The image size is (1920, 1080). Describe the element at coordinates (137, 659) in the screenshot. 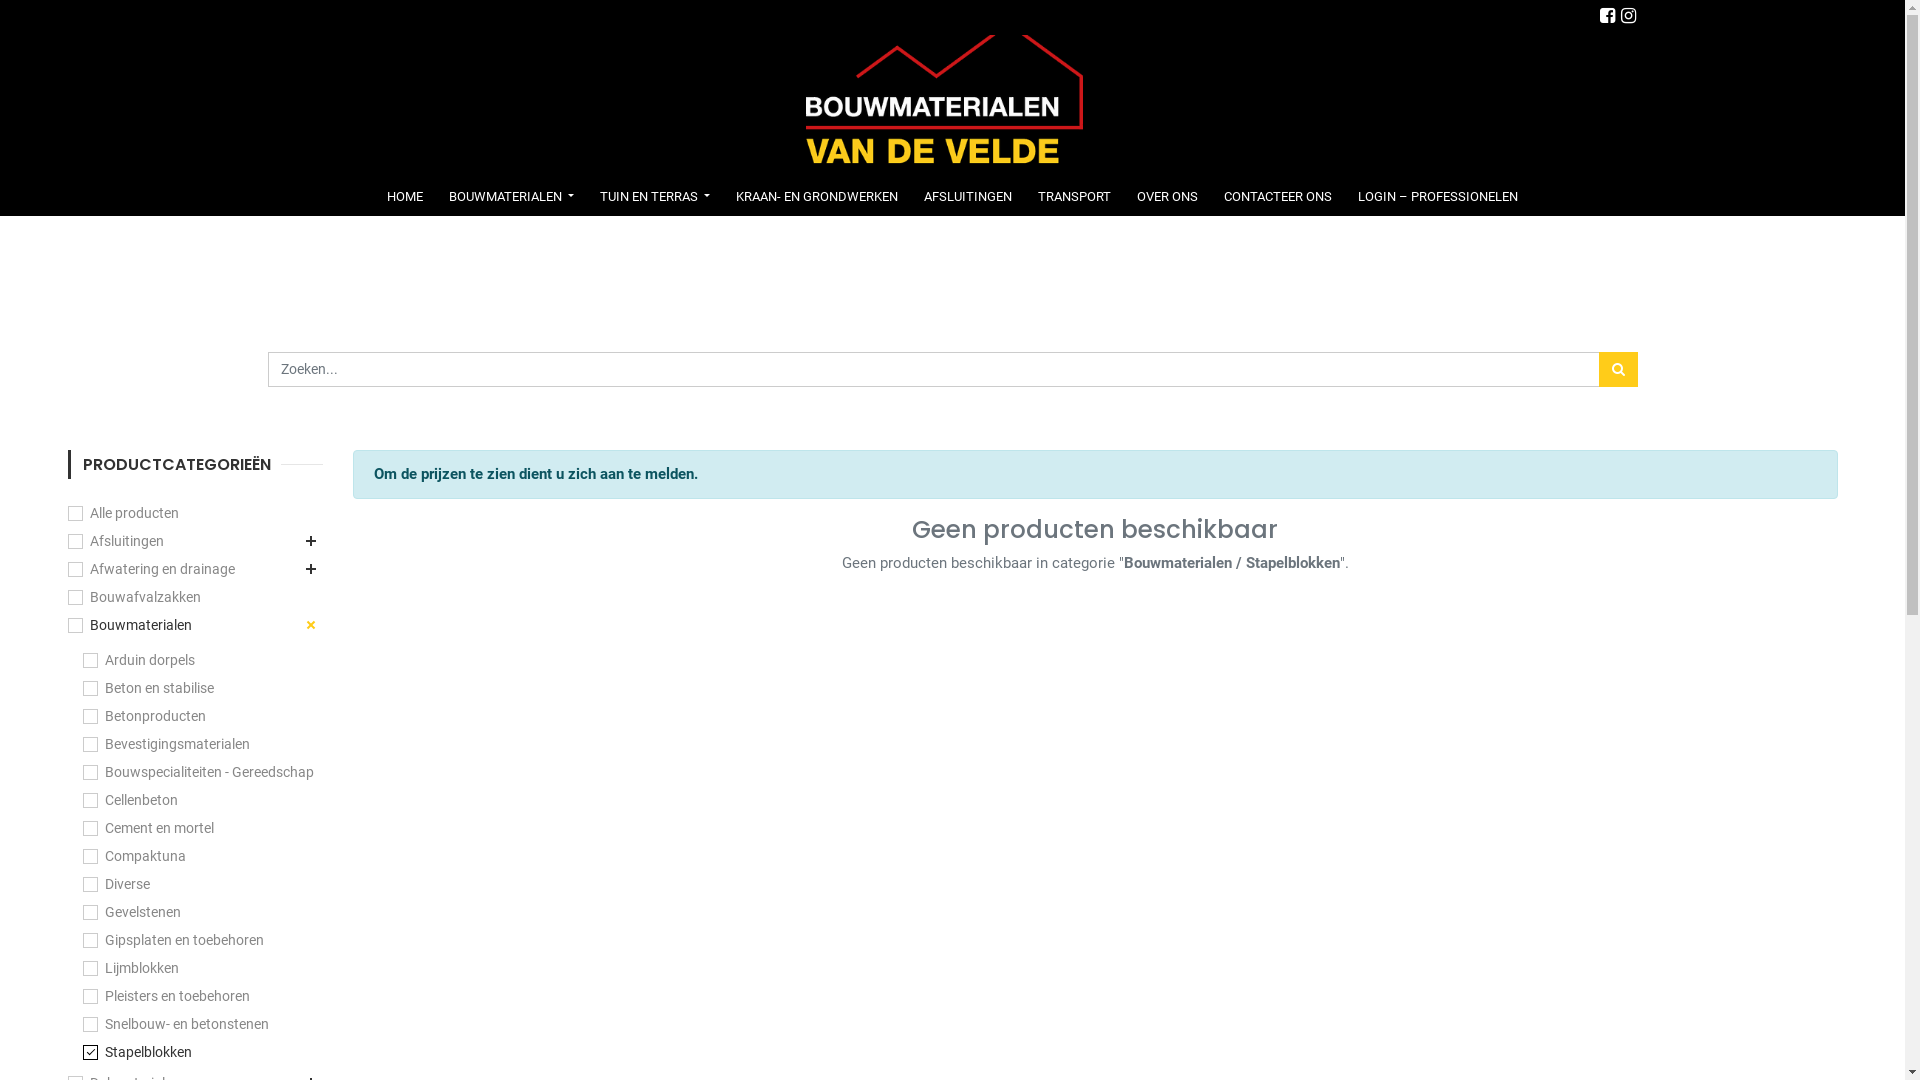

I see `'Arduin dorpels'` at that location.